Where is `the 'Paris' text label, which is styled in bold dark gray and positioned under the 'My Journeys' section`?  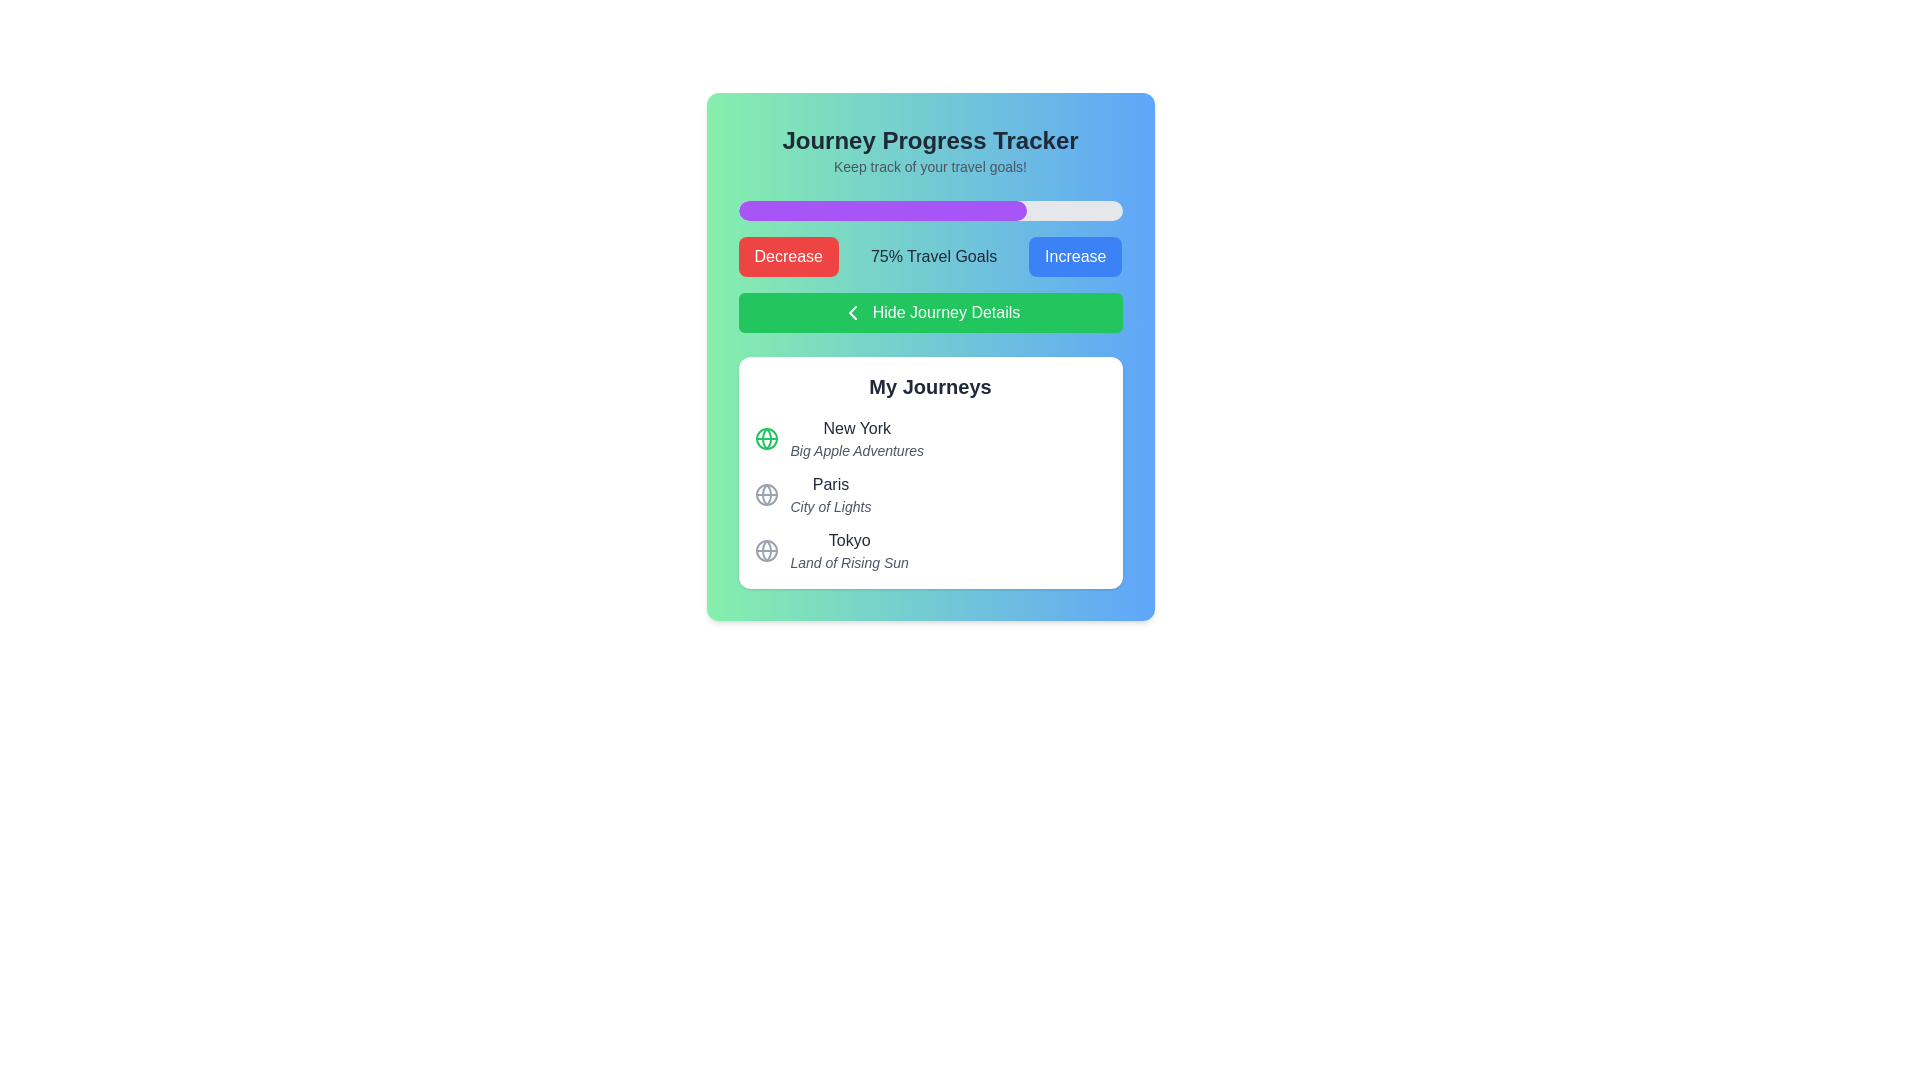 the 'Paris' text label, which is styled in bold dark gray and positioned under the 'My Journeys' section is located at coordinates (830, 485).